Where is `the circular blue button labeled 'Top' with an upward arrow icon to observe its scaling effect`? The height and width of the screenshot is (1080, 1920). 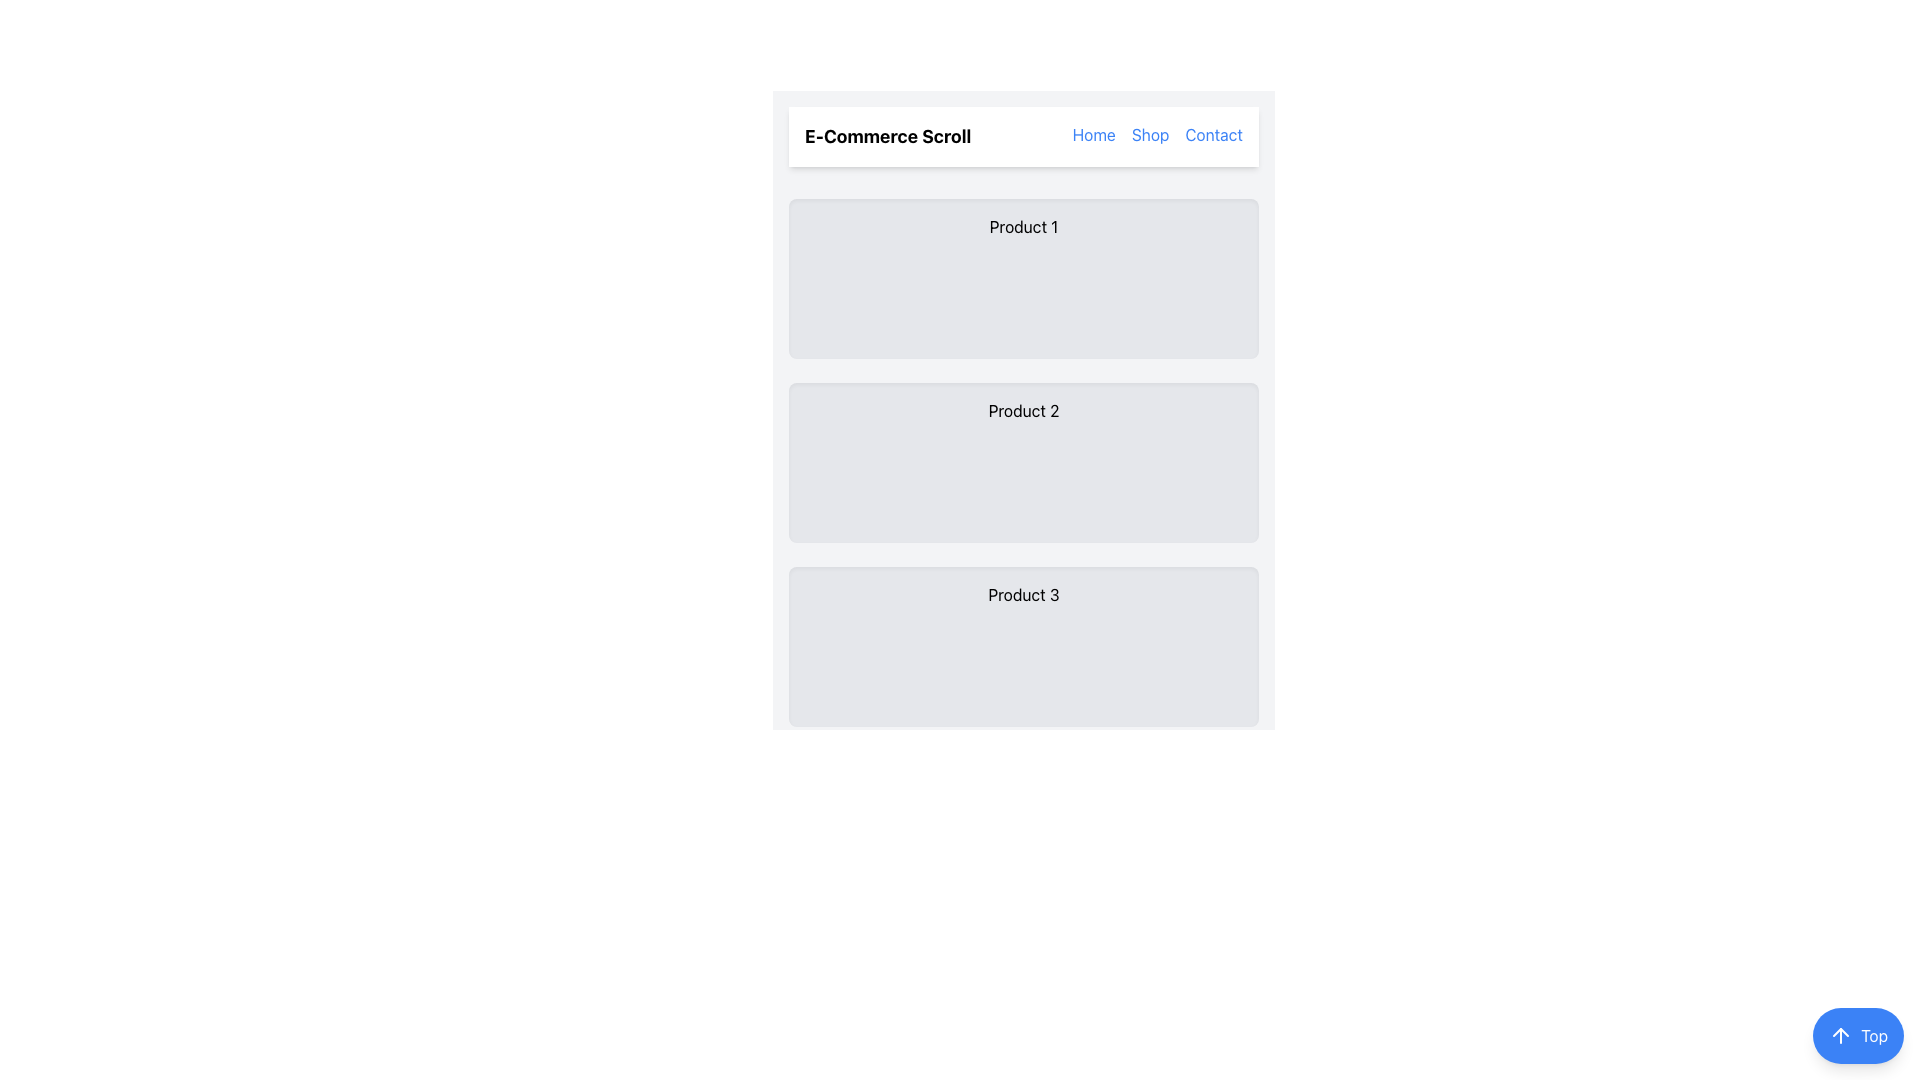 the circular blue button labeled 'Top' with an upward arrow icon to observe its scaling effect is located at coordinates (1857, 1035).